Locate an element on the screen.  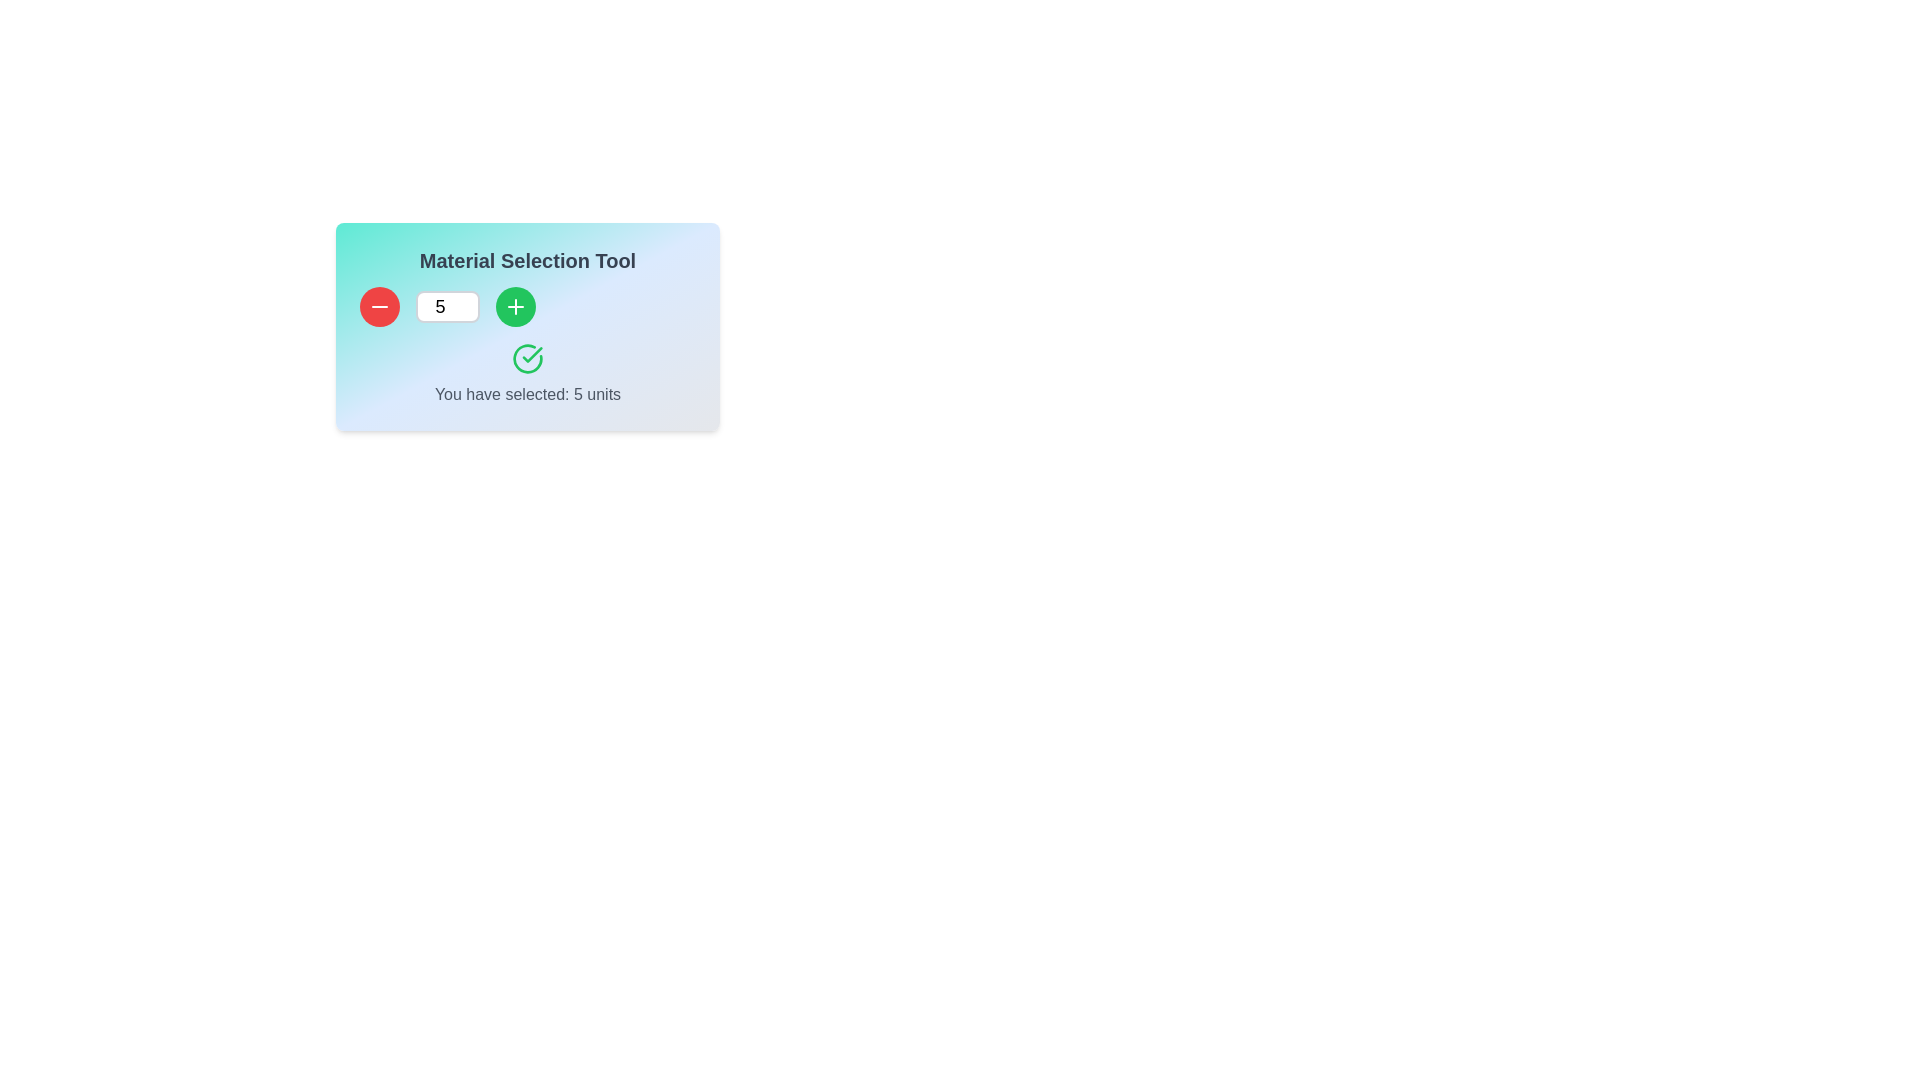
the decrement button located to the left of the number input field is located at coordinates (379, 307).